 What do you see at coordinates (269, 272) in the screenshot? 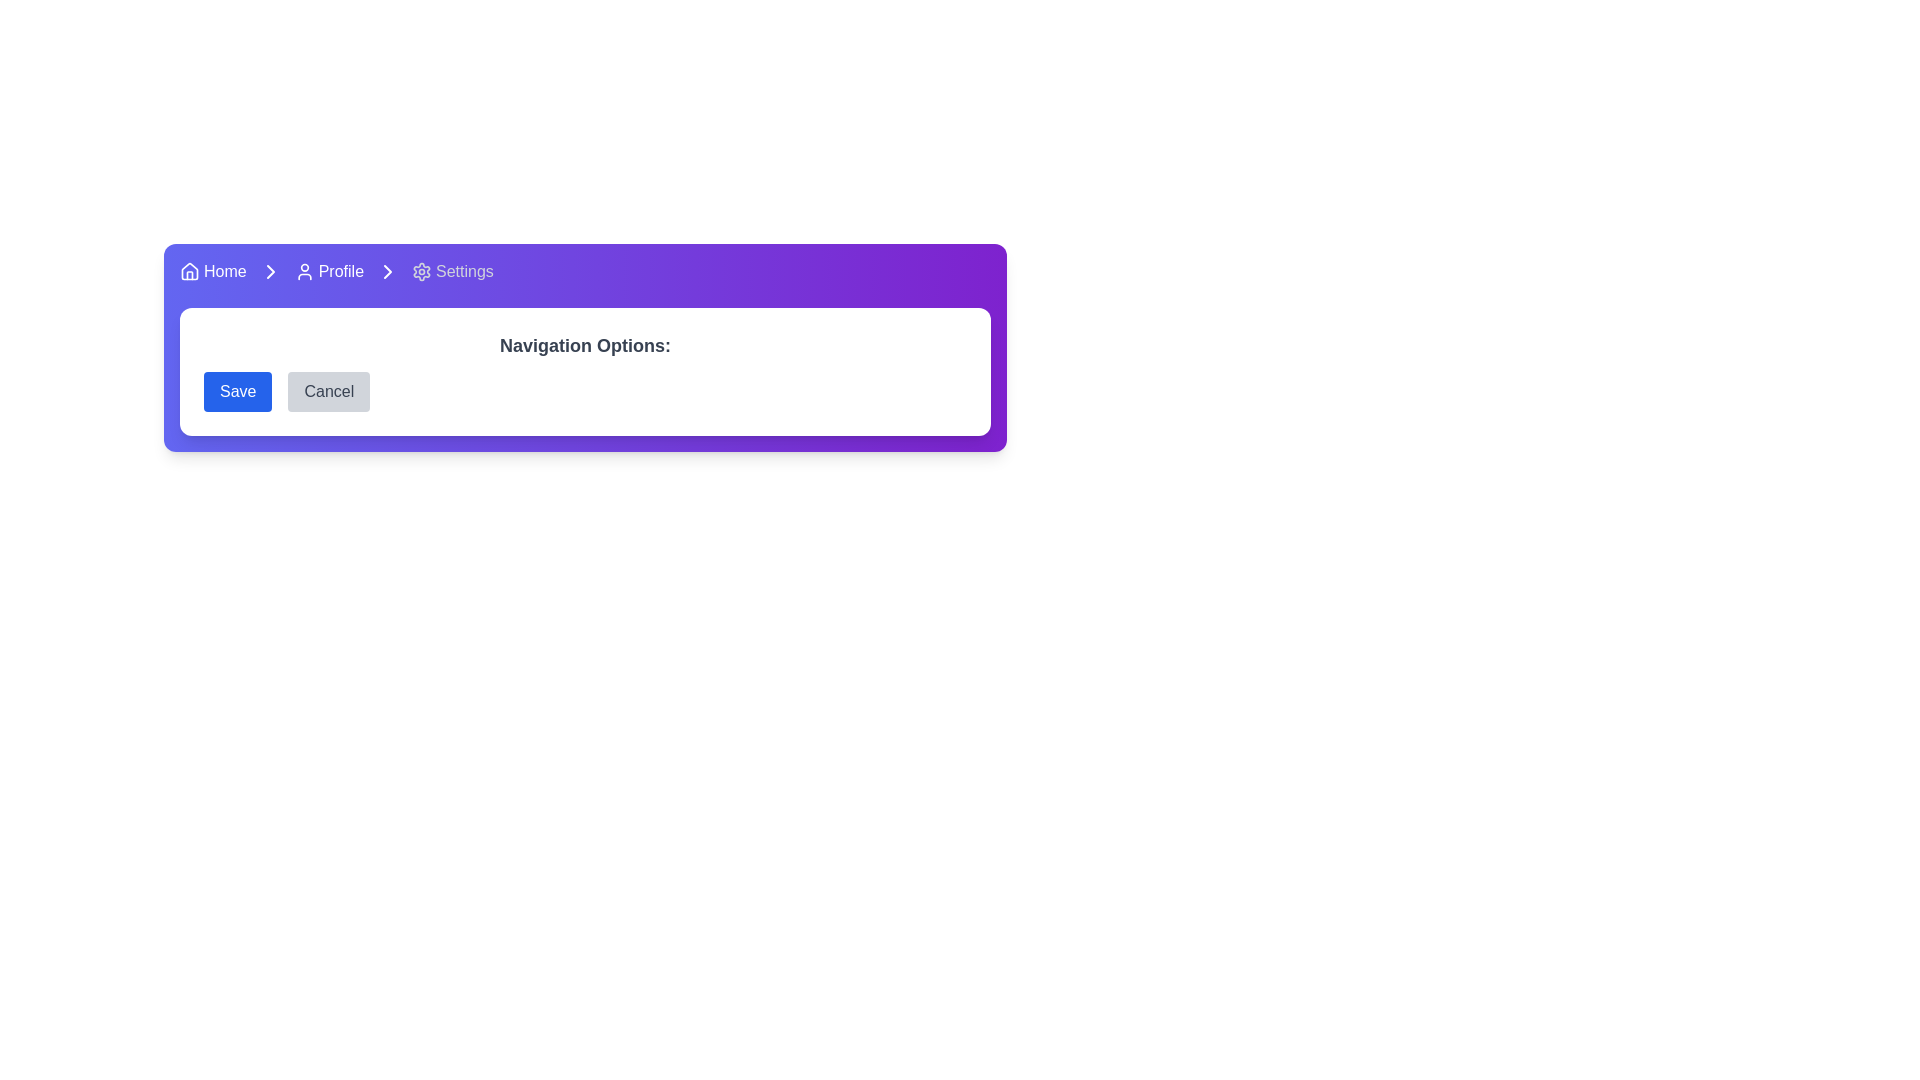
I see `chevron icon that indicates navigation from 'Profile' to 'Settings' in the top navigation section` at bounding box center [269, 272].